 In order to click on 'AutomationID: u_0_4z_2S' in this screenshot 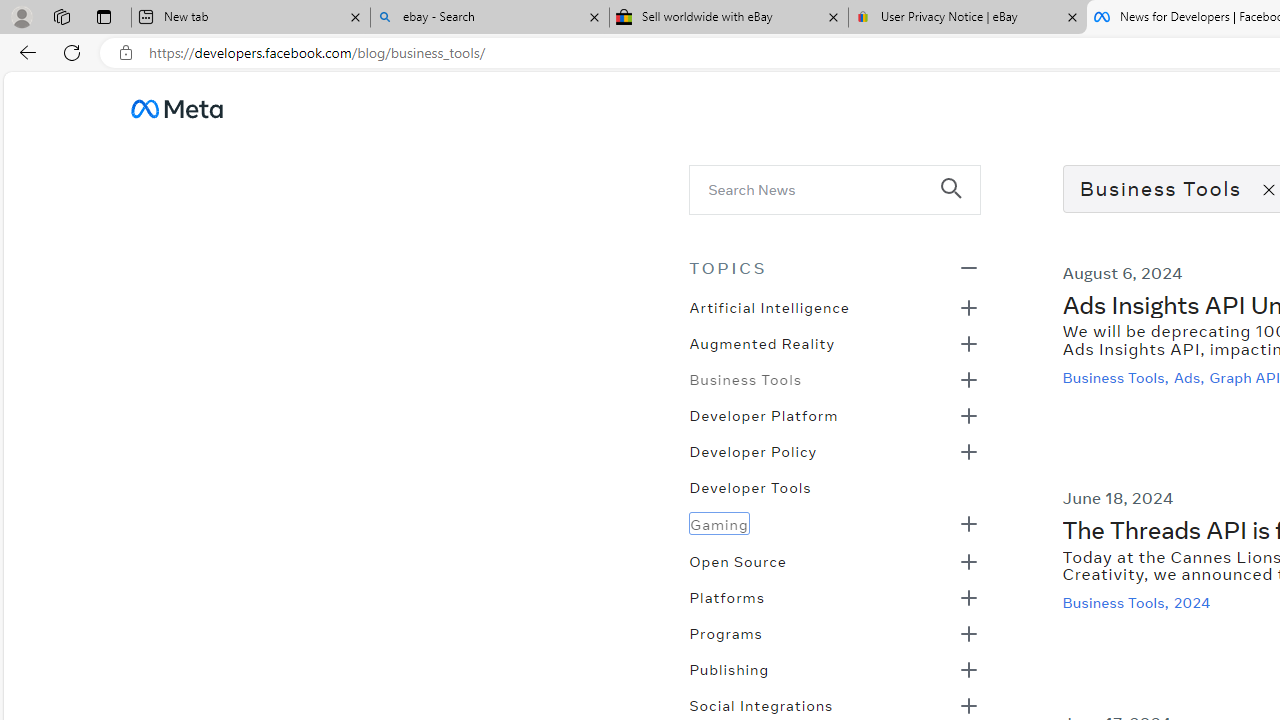, I will do `click(176, 108)`.